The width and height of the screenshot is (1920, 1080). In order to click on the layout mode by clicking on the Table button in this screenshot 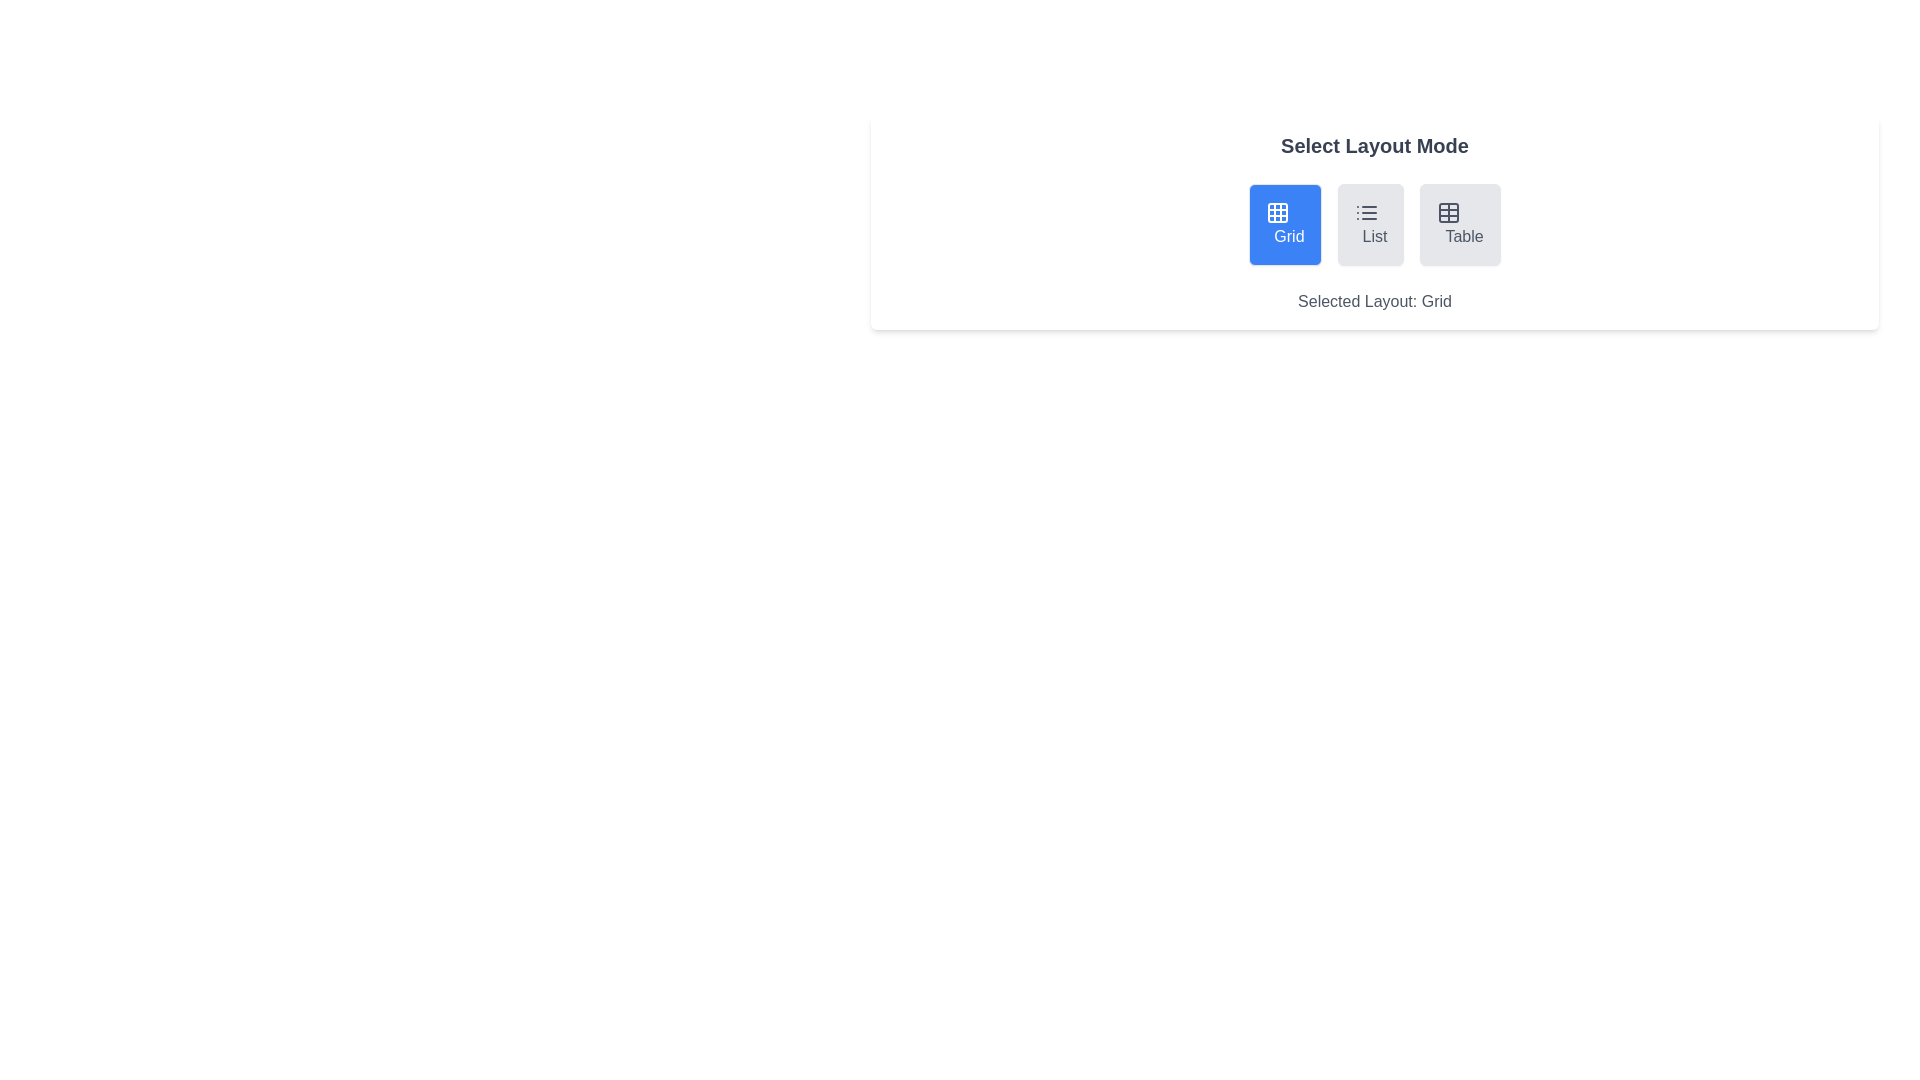, I will do `click(1459, 224)`.